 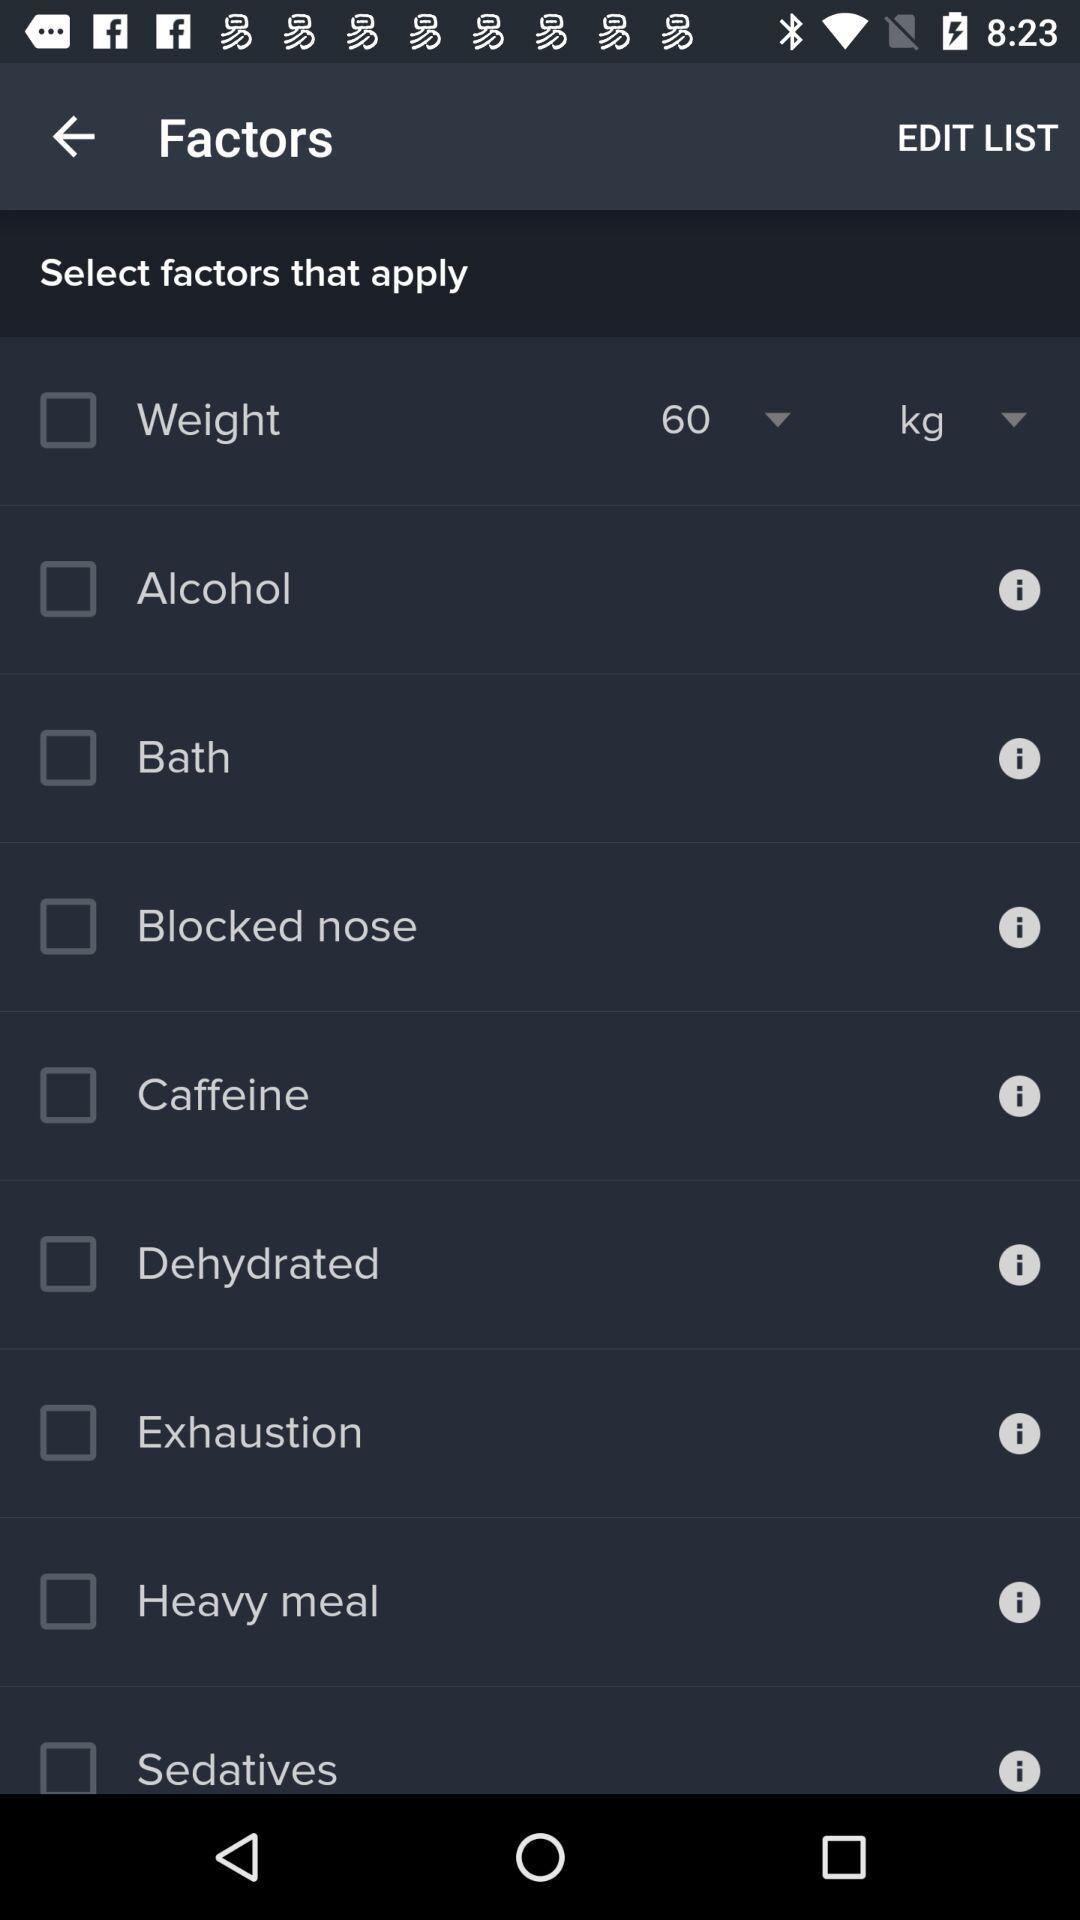 What do you see at coordinates (1019, 757) in the screenshot?
I see `more information` at bounding box center [1019, 757].